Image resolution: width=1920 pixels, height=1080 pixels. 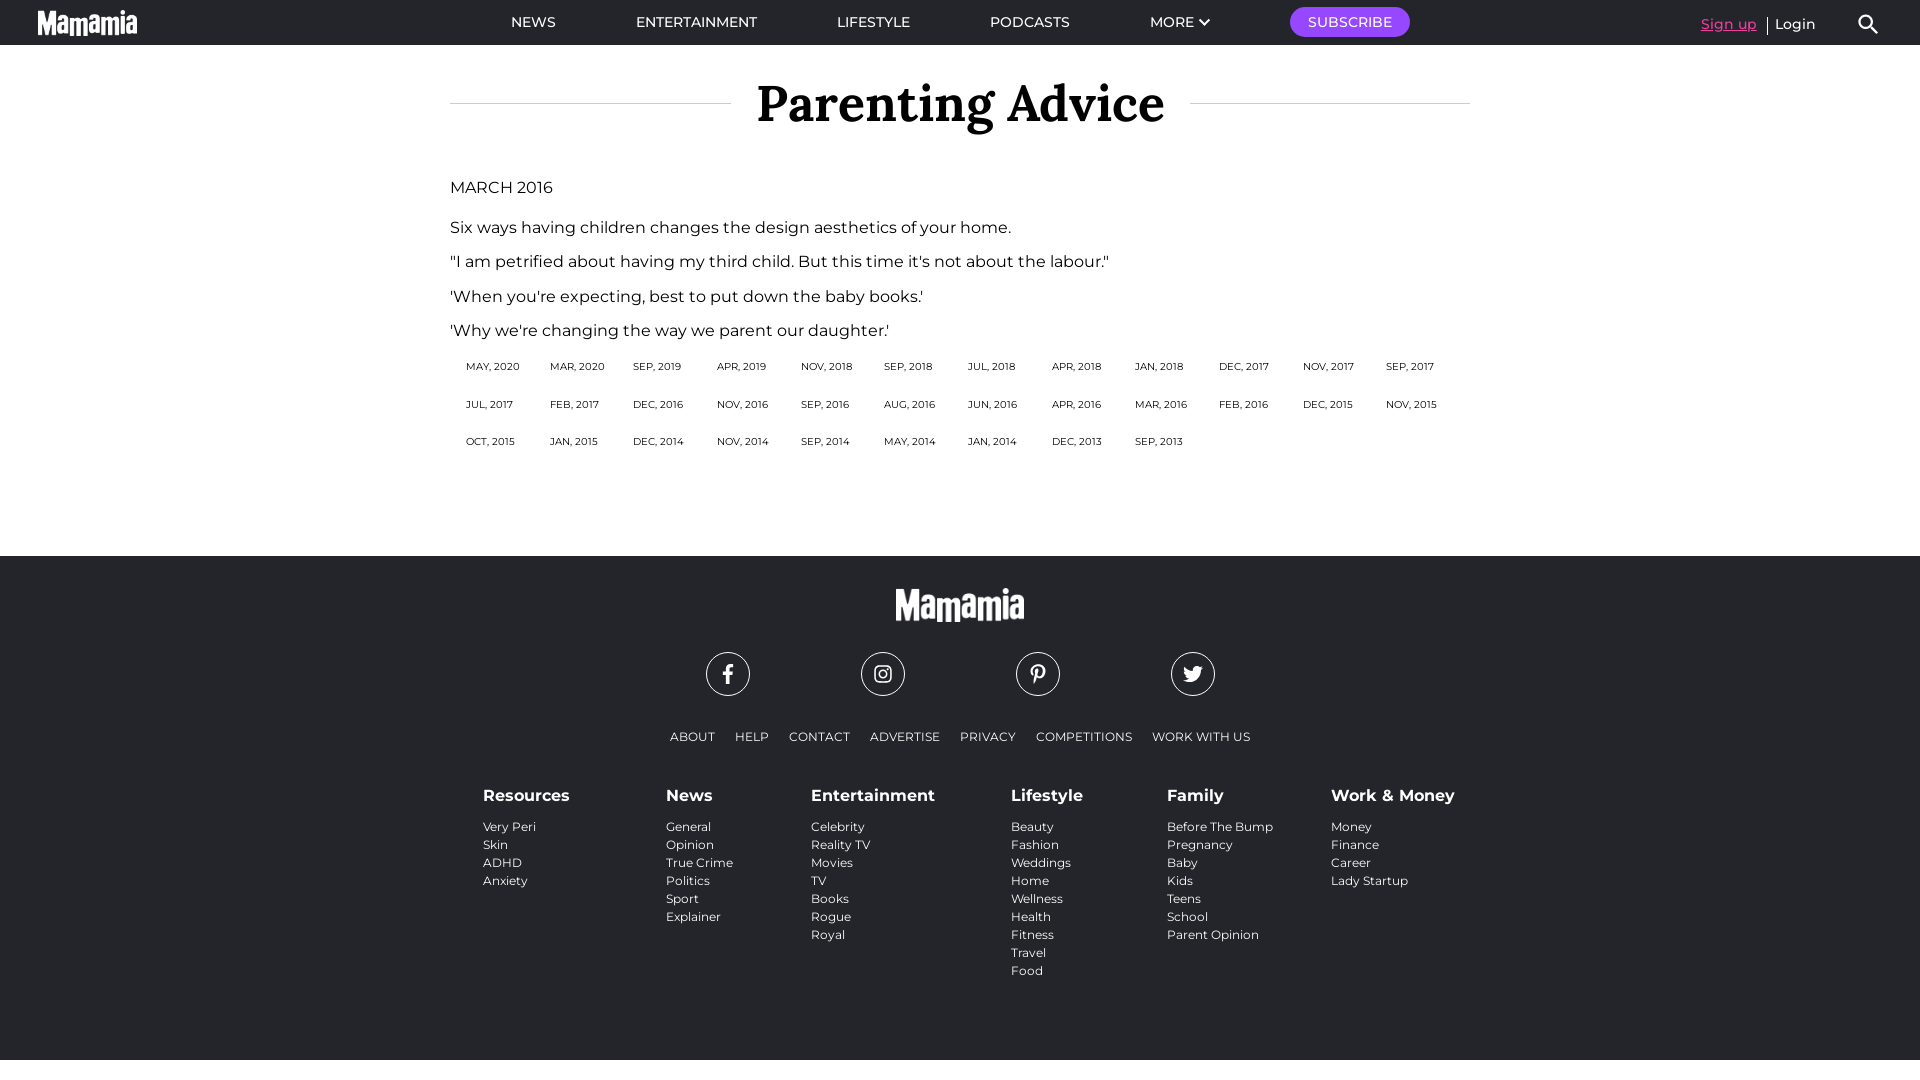 I want to click on 'JUL, 2017', so click(x=489, y=404).